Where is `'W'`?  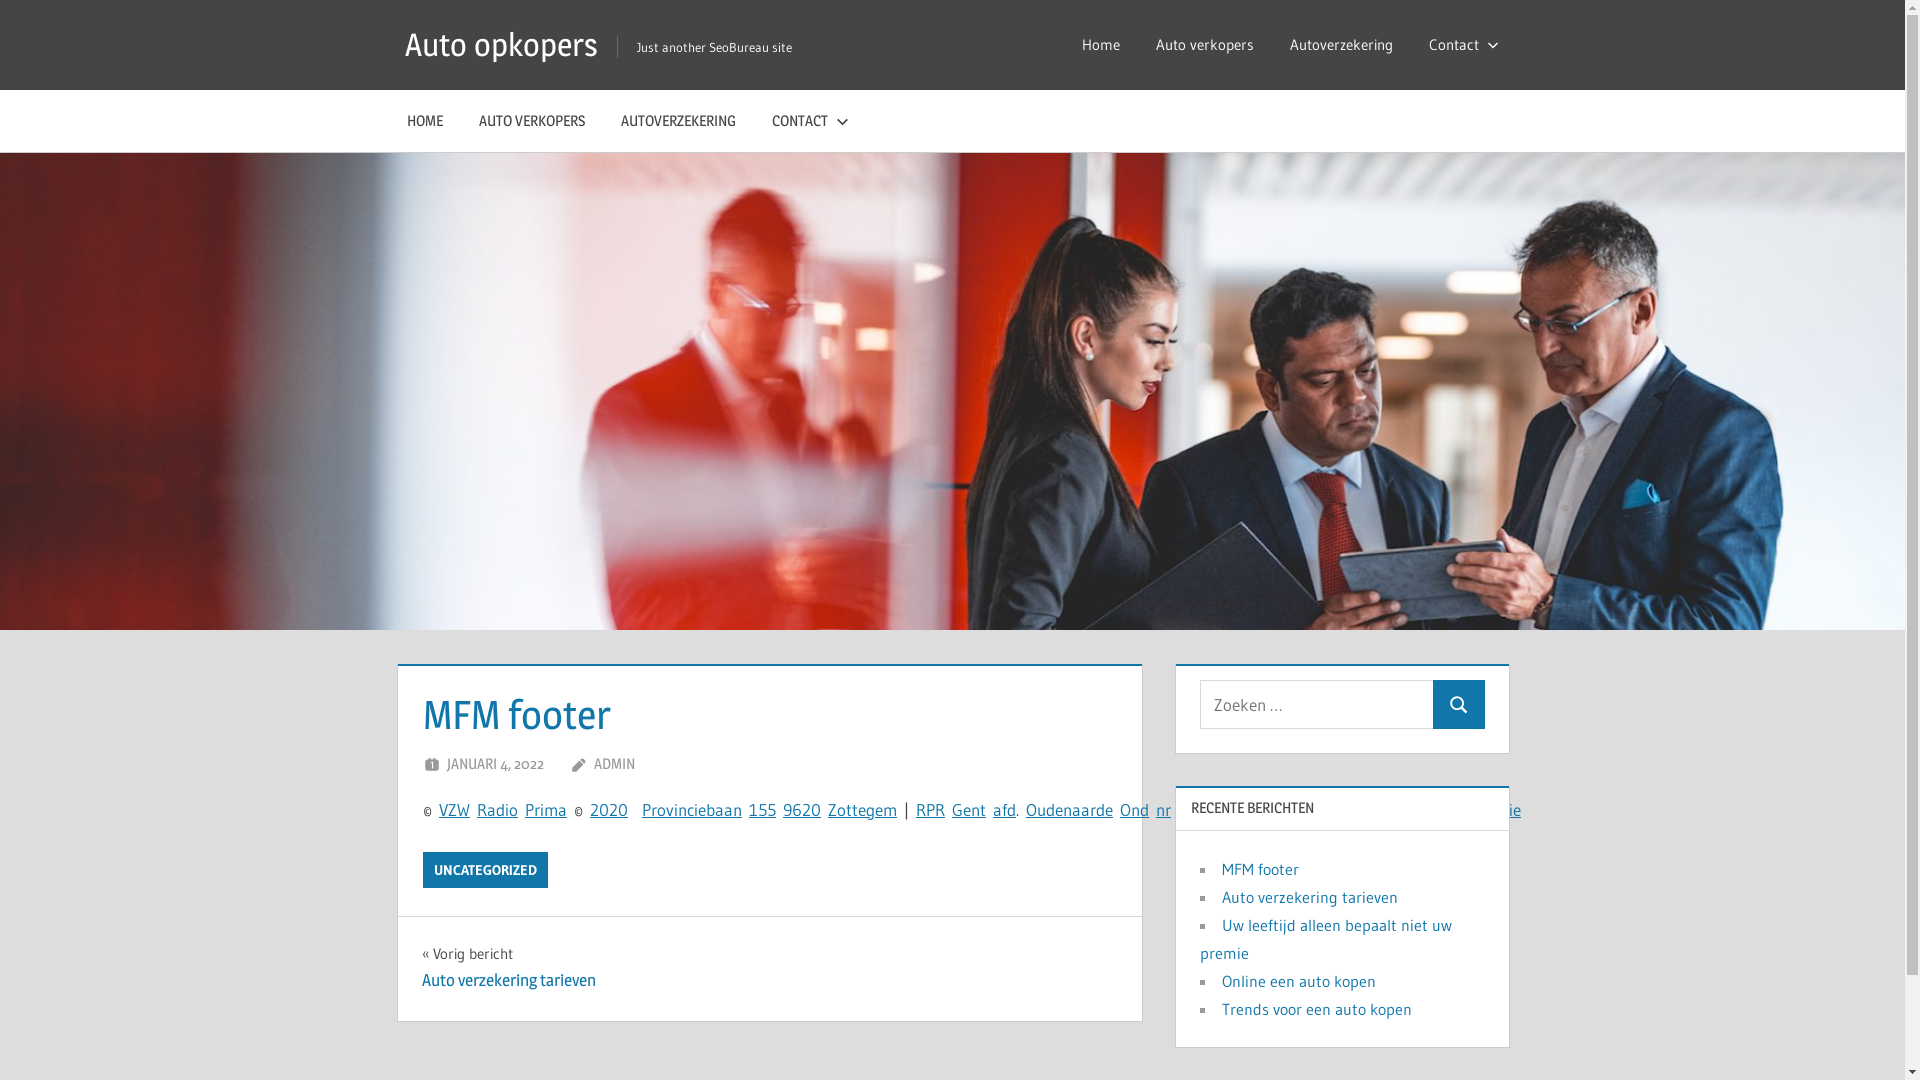 'W' is located at coordinates (455, 808).